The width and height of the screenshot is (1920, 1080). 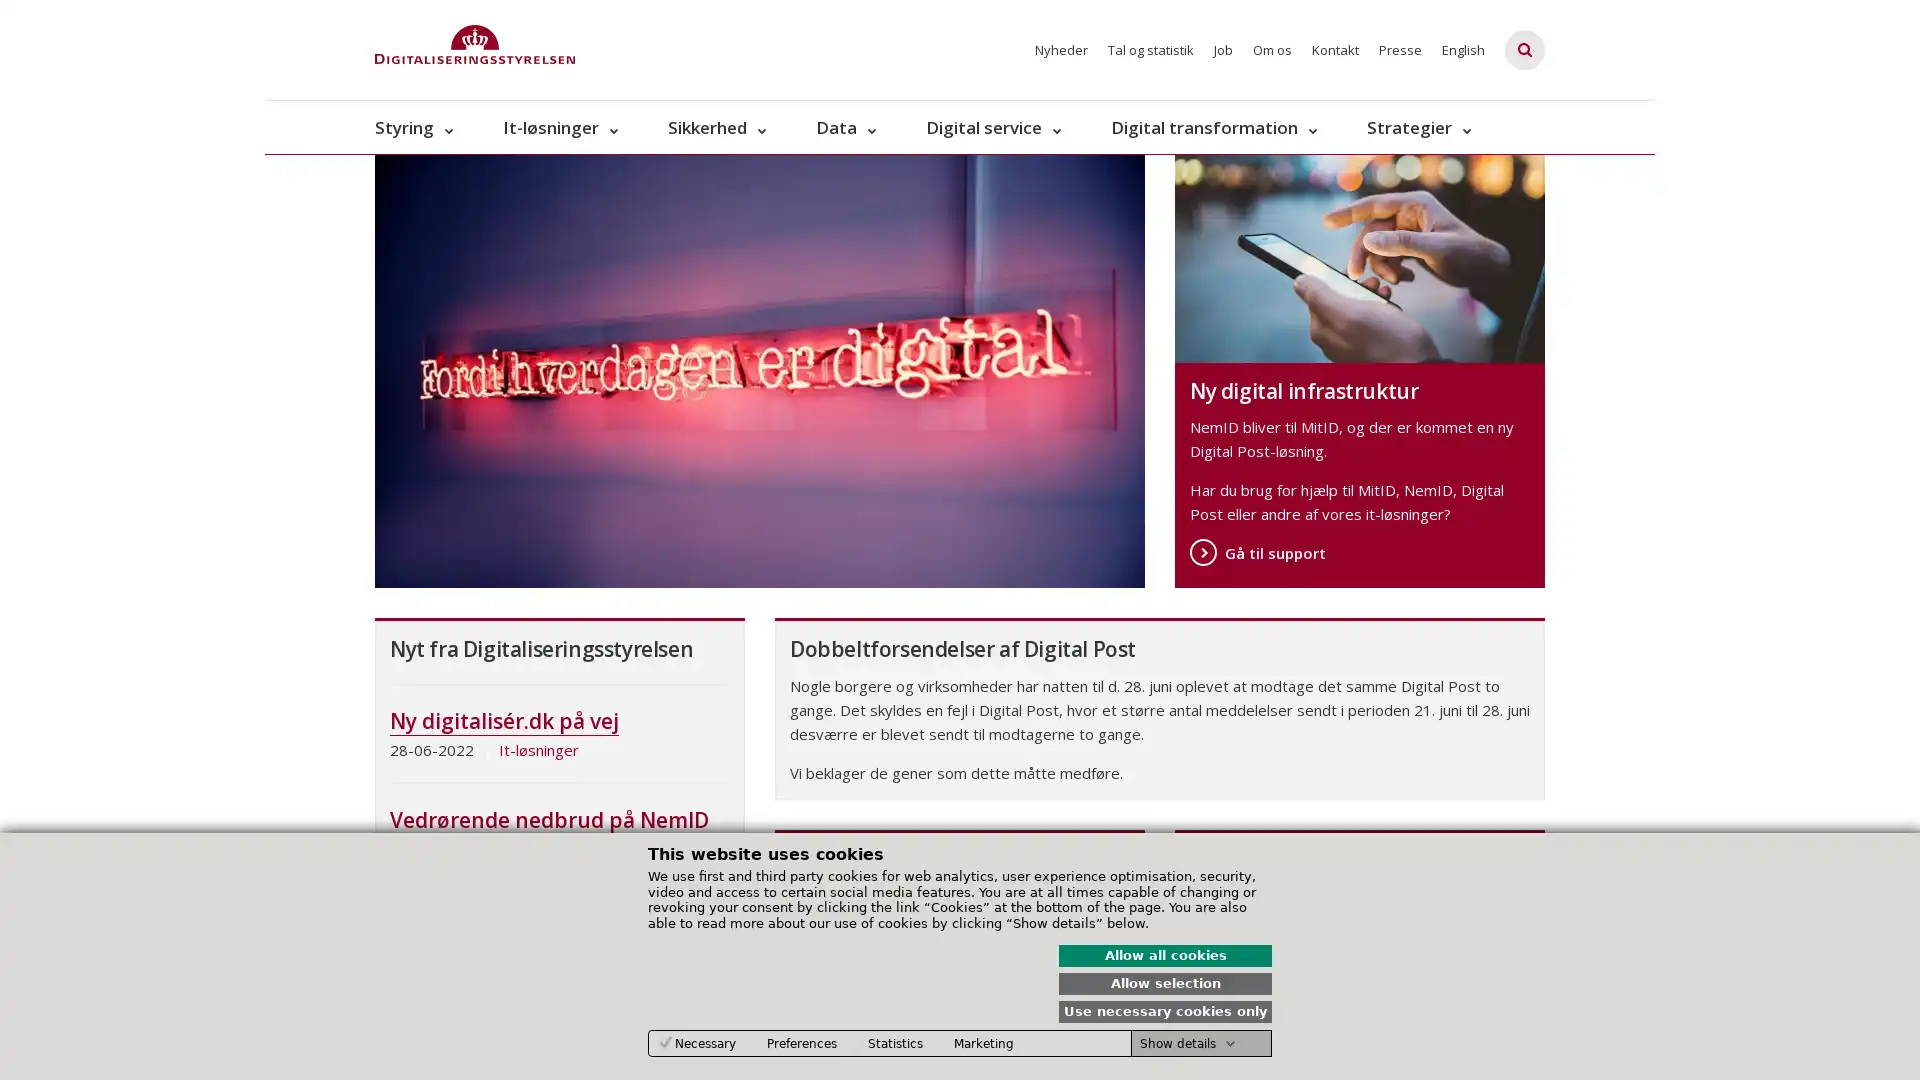 I want to click on Data - flere links, so click(x=871, y=128).